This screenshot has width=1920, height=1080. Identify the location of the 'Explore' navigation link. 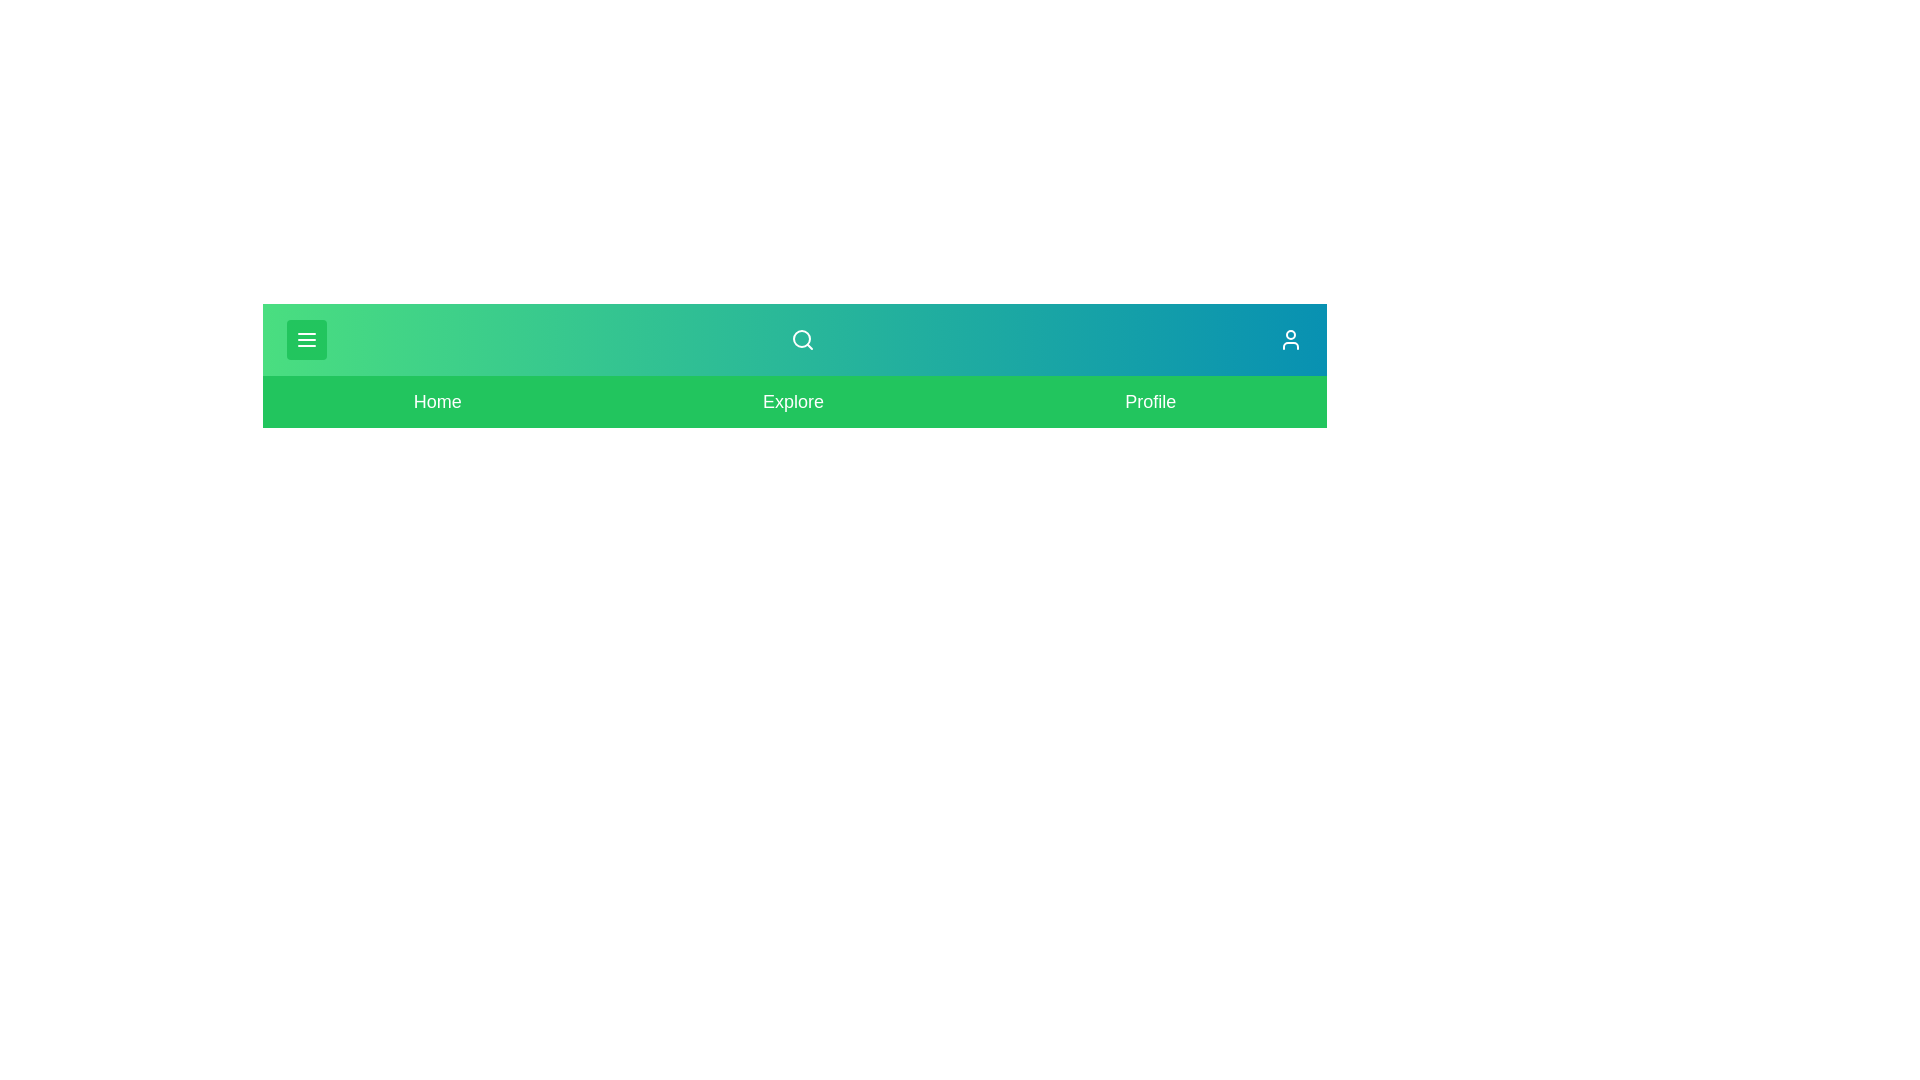
(791, 401).